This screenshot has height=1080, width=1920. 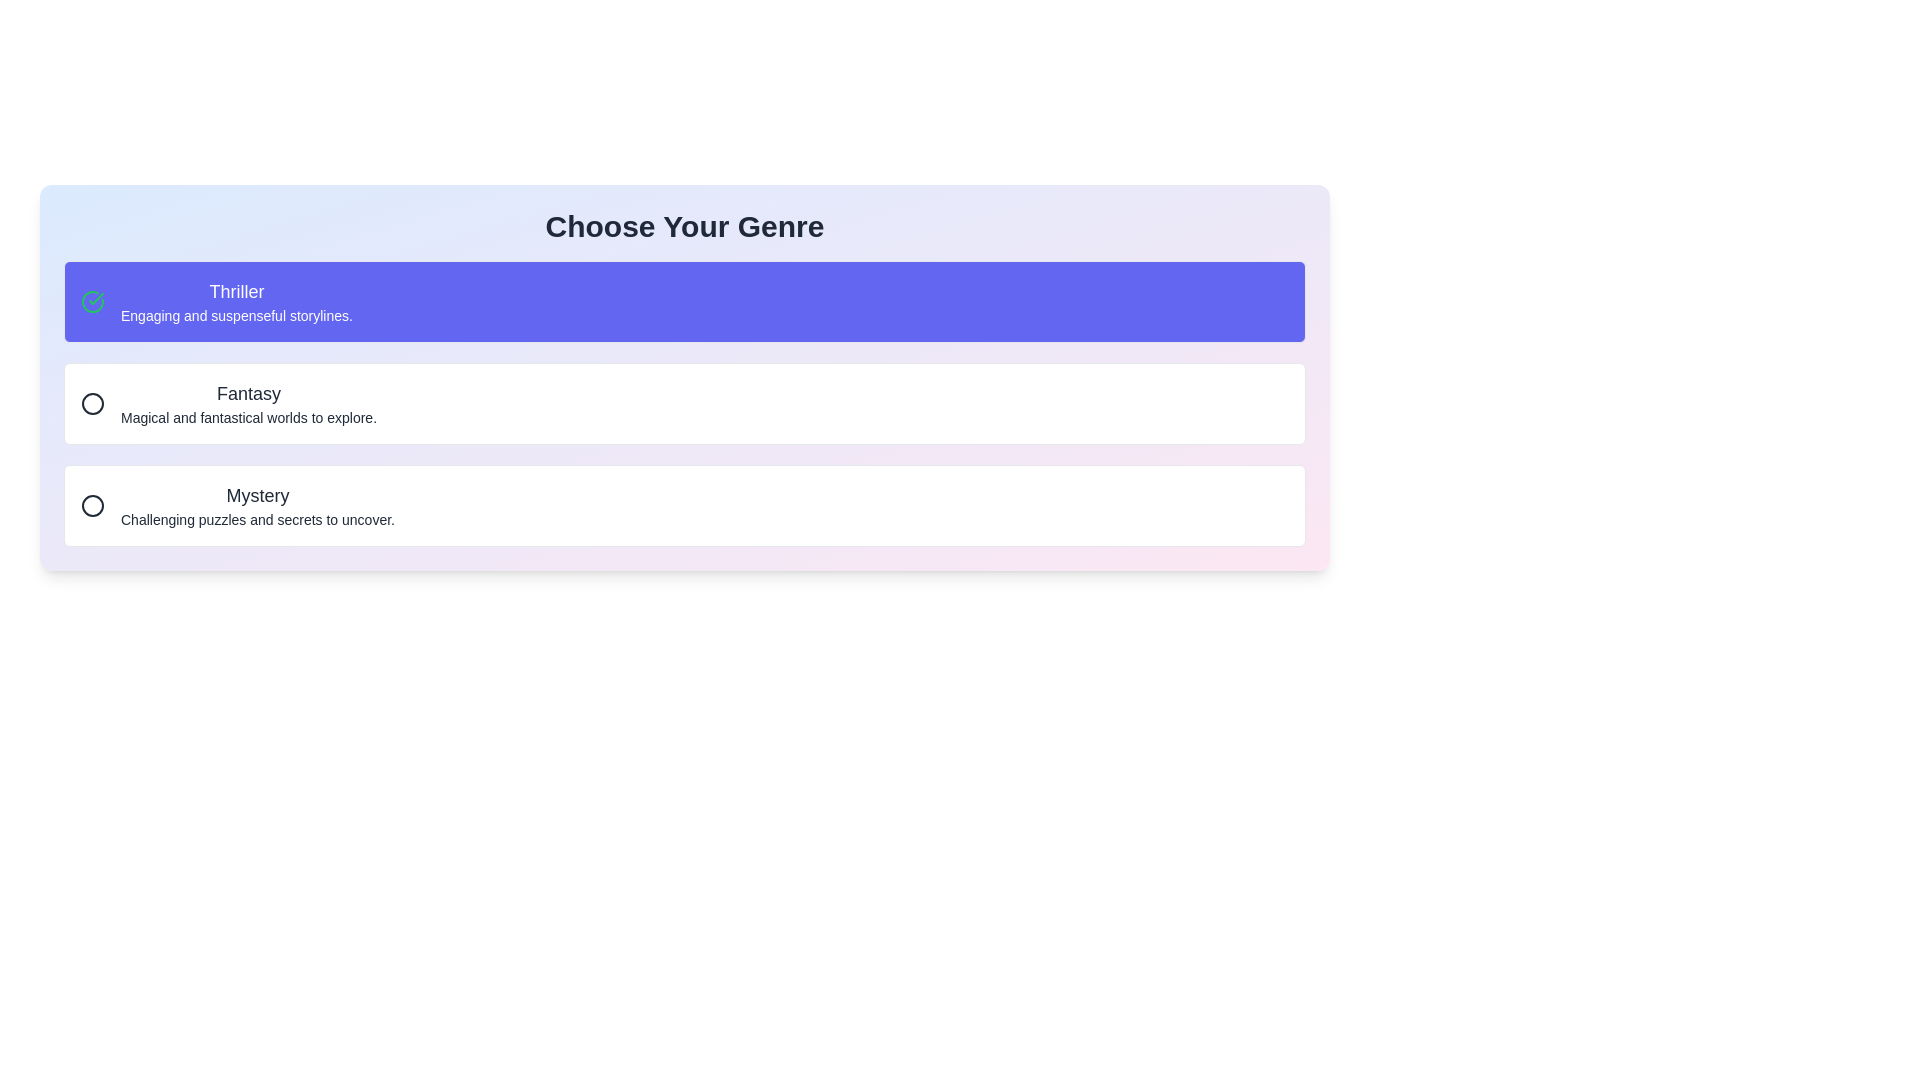 What do you see at coordinates (257, 504) in the screenshot?
I see `to select the 'Mystery' genre from the third option in the vertical list of genre options` at bounding box center [257, 504].